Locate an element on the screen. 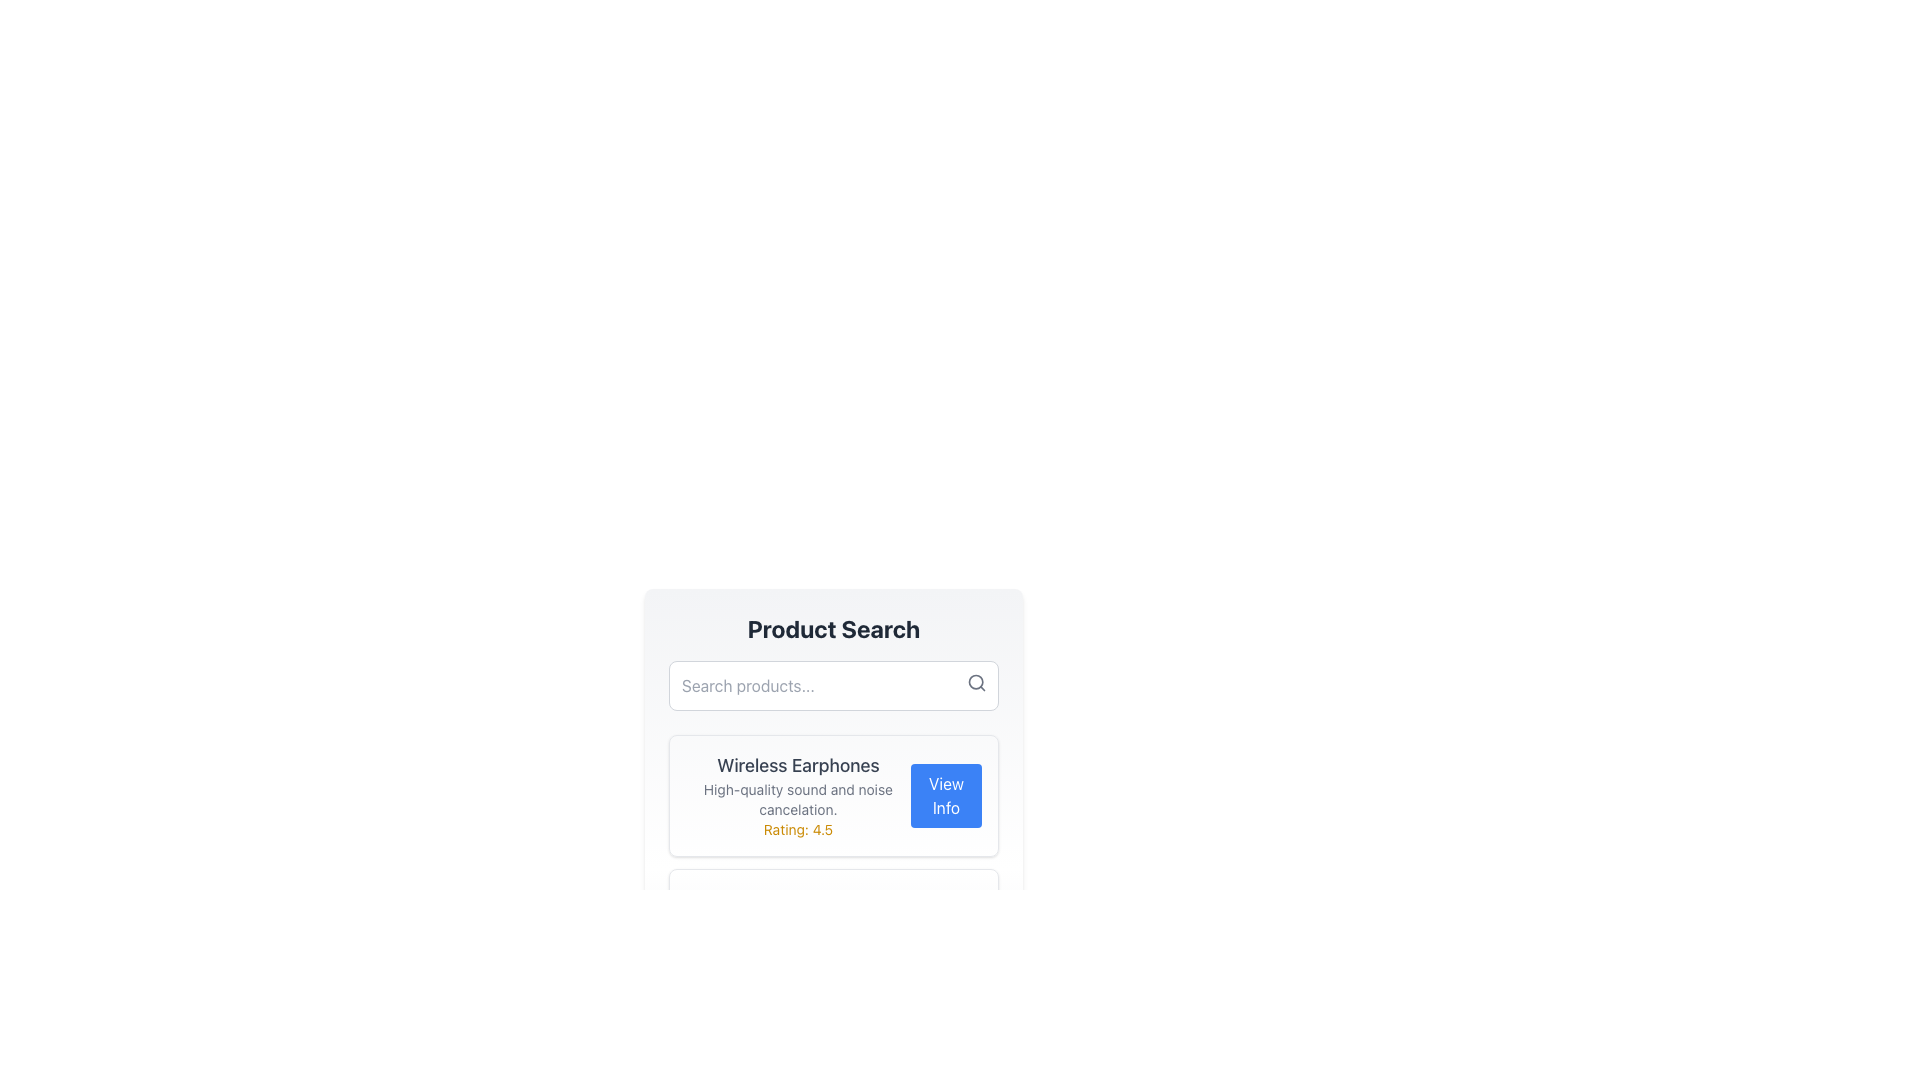  the descriptive heading located at the top of the product search section, which introduces the purpose of the section below is located at coordinates (834, 627).